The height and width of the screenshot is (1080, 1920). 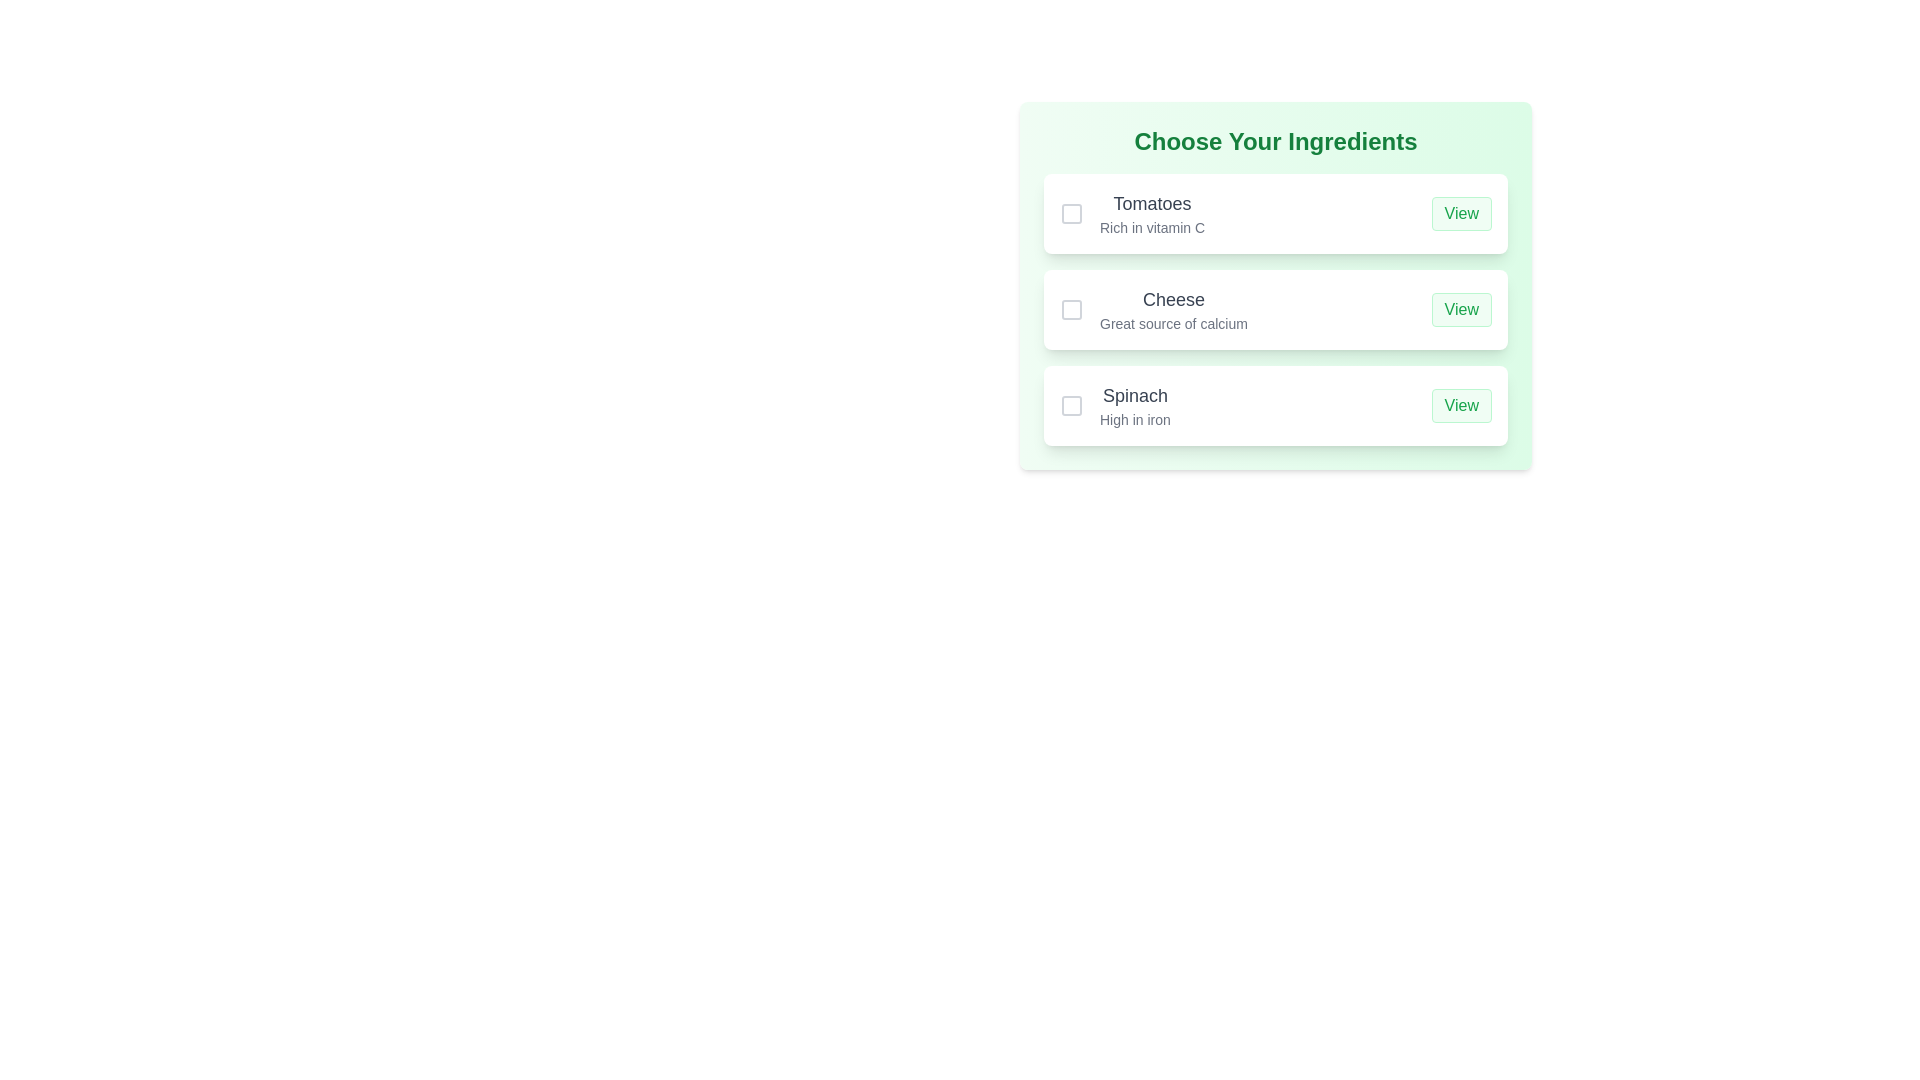 I want to click on the text display element that shows 'Cheese' and 'Great source of calcium', which is the second item in a vertical list of components, so click(x=1173, y=309).